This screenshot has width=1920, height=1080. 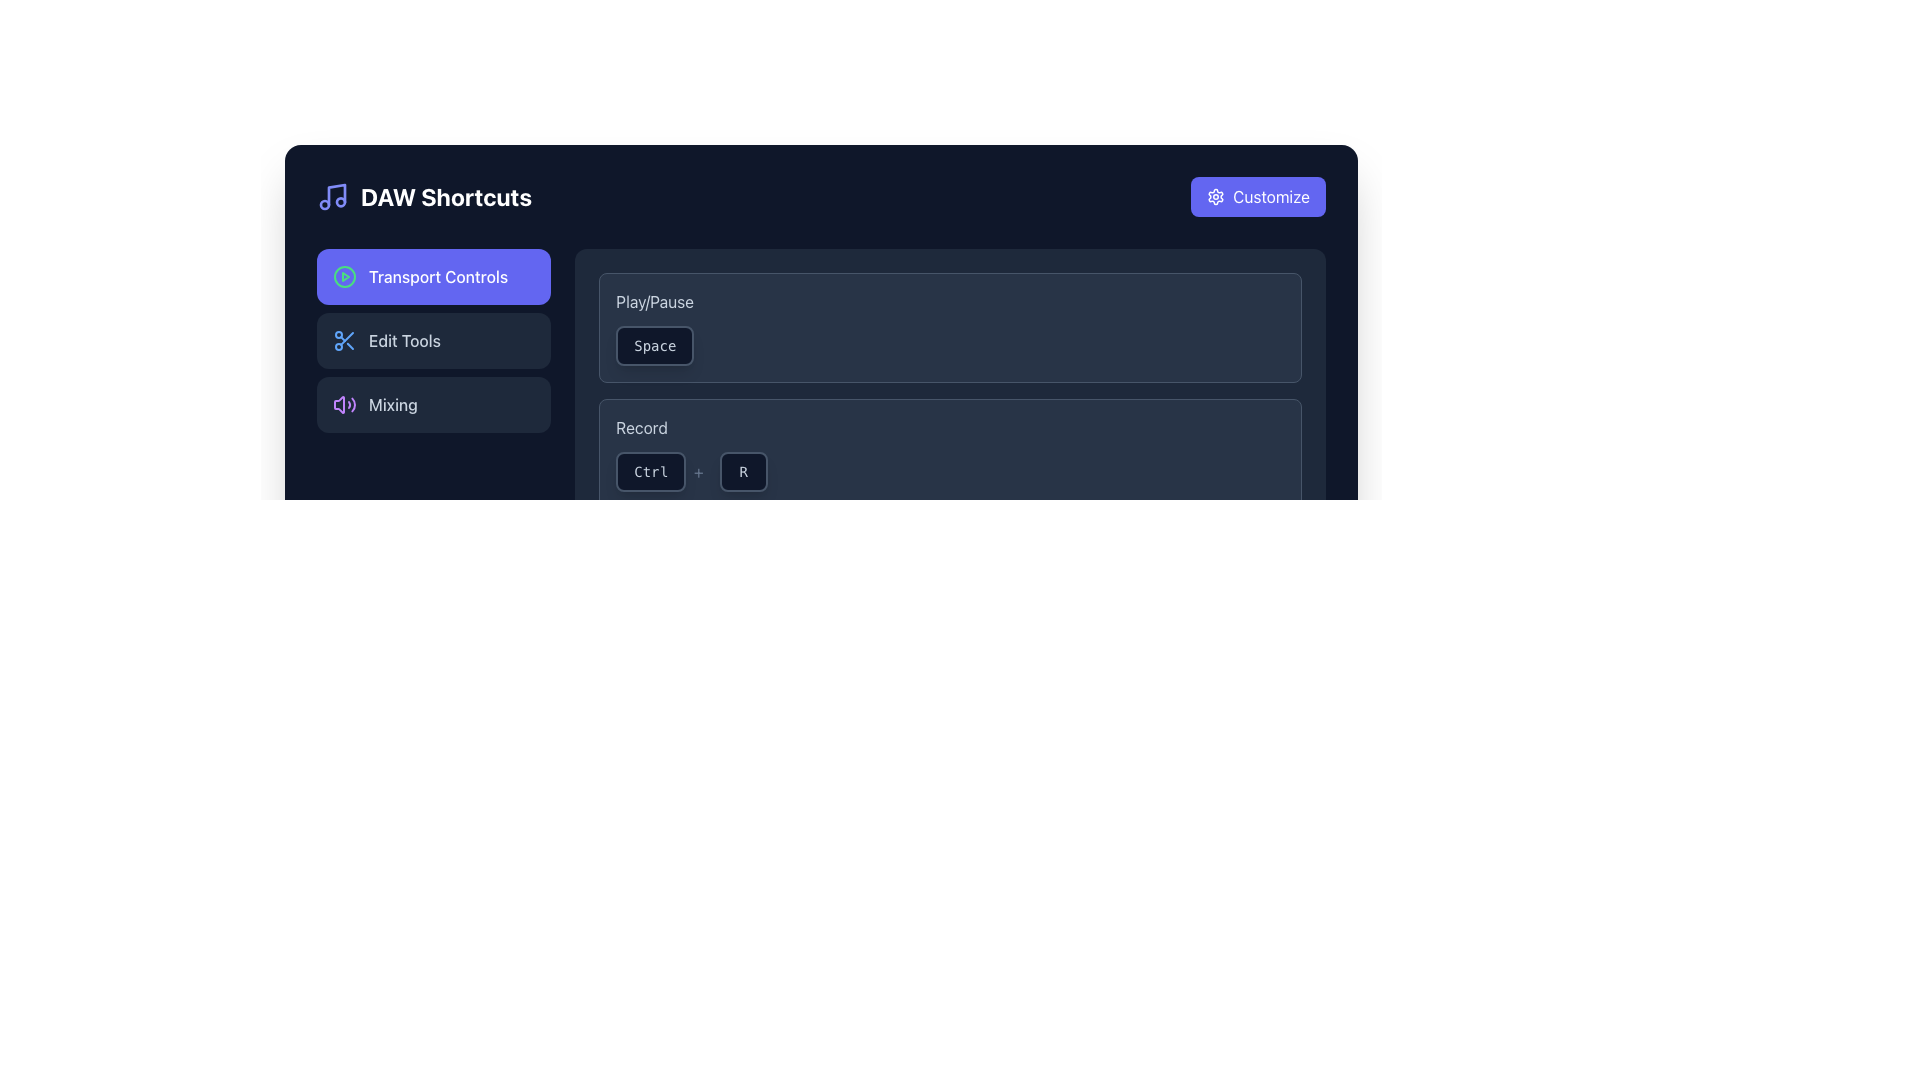 I want to click on the first button in the 'DAW Shortcuts' section that activates the 'Transport Controls' functionality, so click(x=433, y=277).